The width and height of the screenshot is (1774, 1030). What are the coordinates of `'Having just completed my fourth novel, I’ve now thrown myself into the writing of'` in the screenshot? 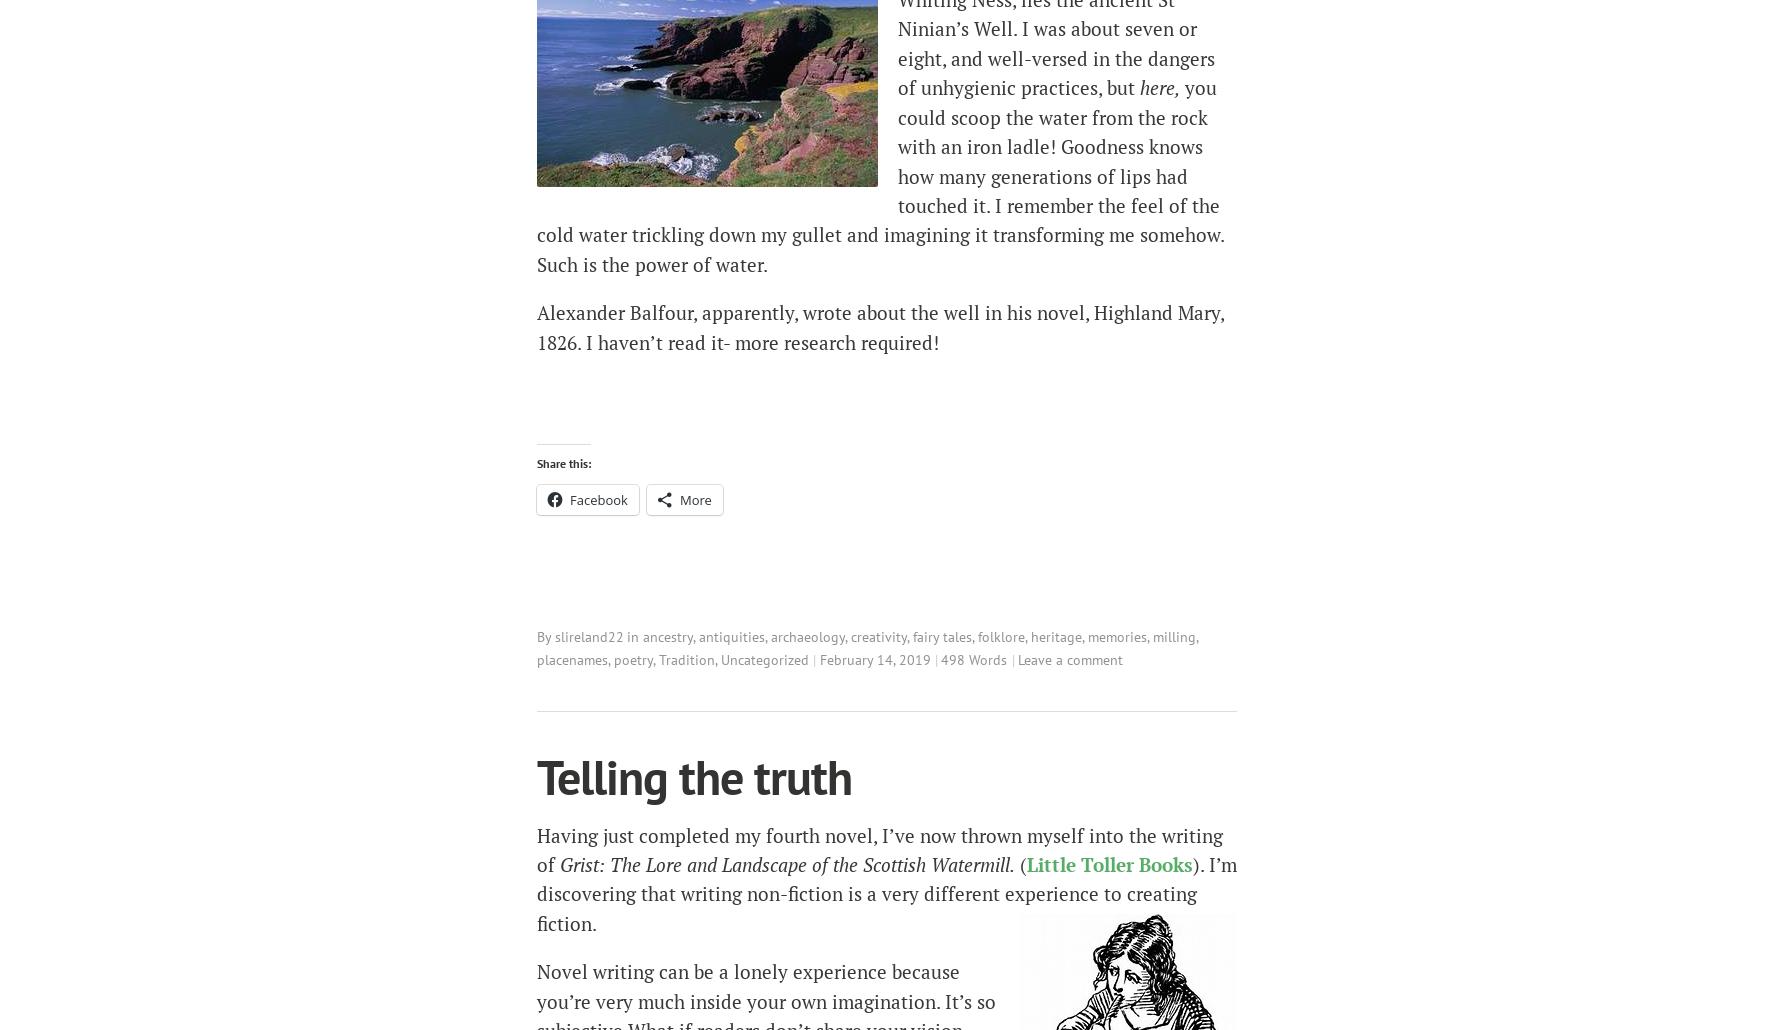 It's located at (880, 848).